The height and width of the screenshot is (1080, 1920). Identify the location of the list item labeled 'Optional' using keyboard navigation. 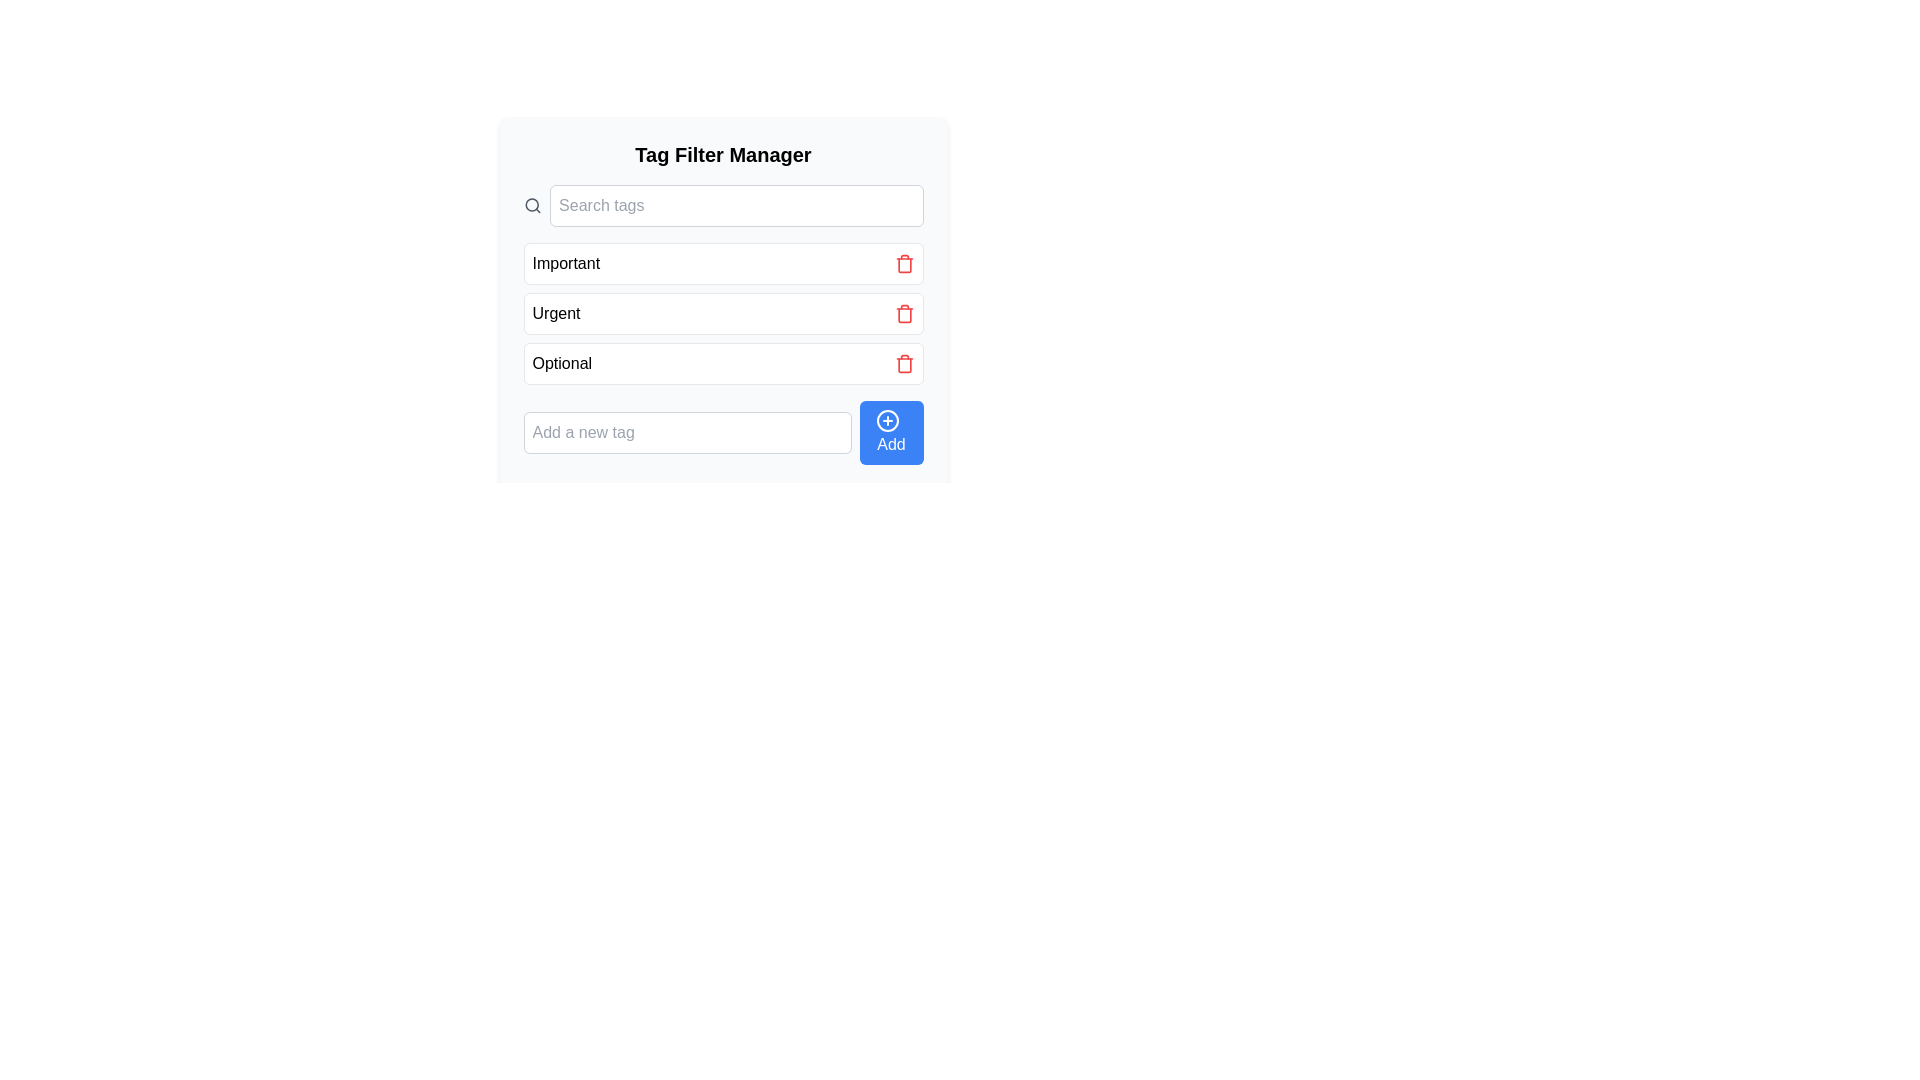
(722, 363).